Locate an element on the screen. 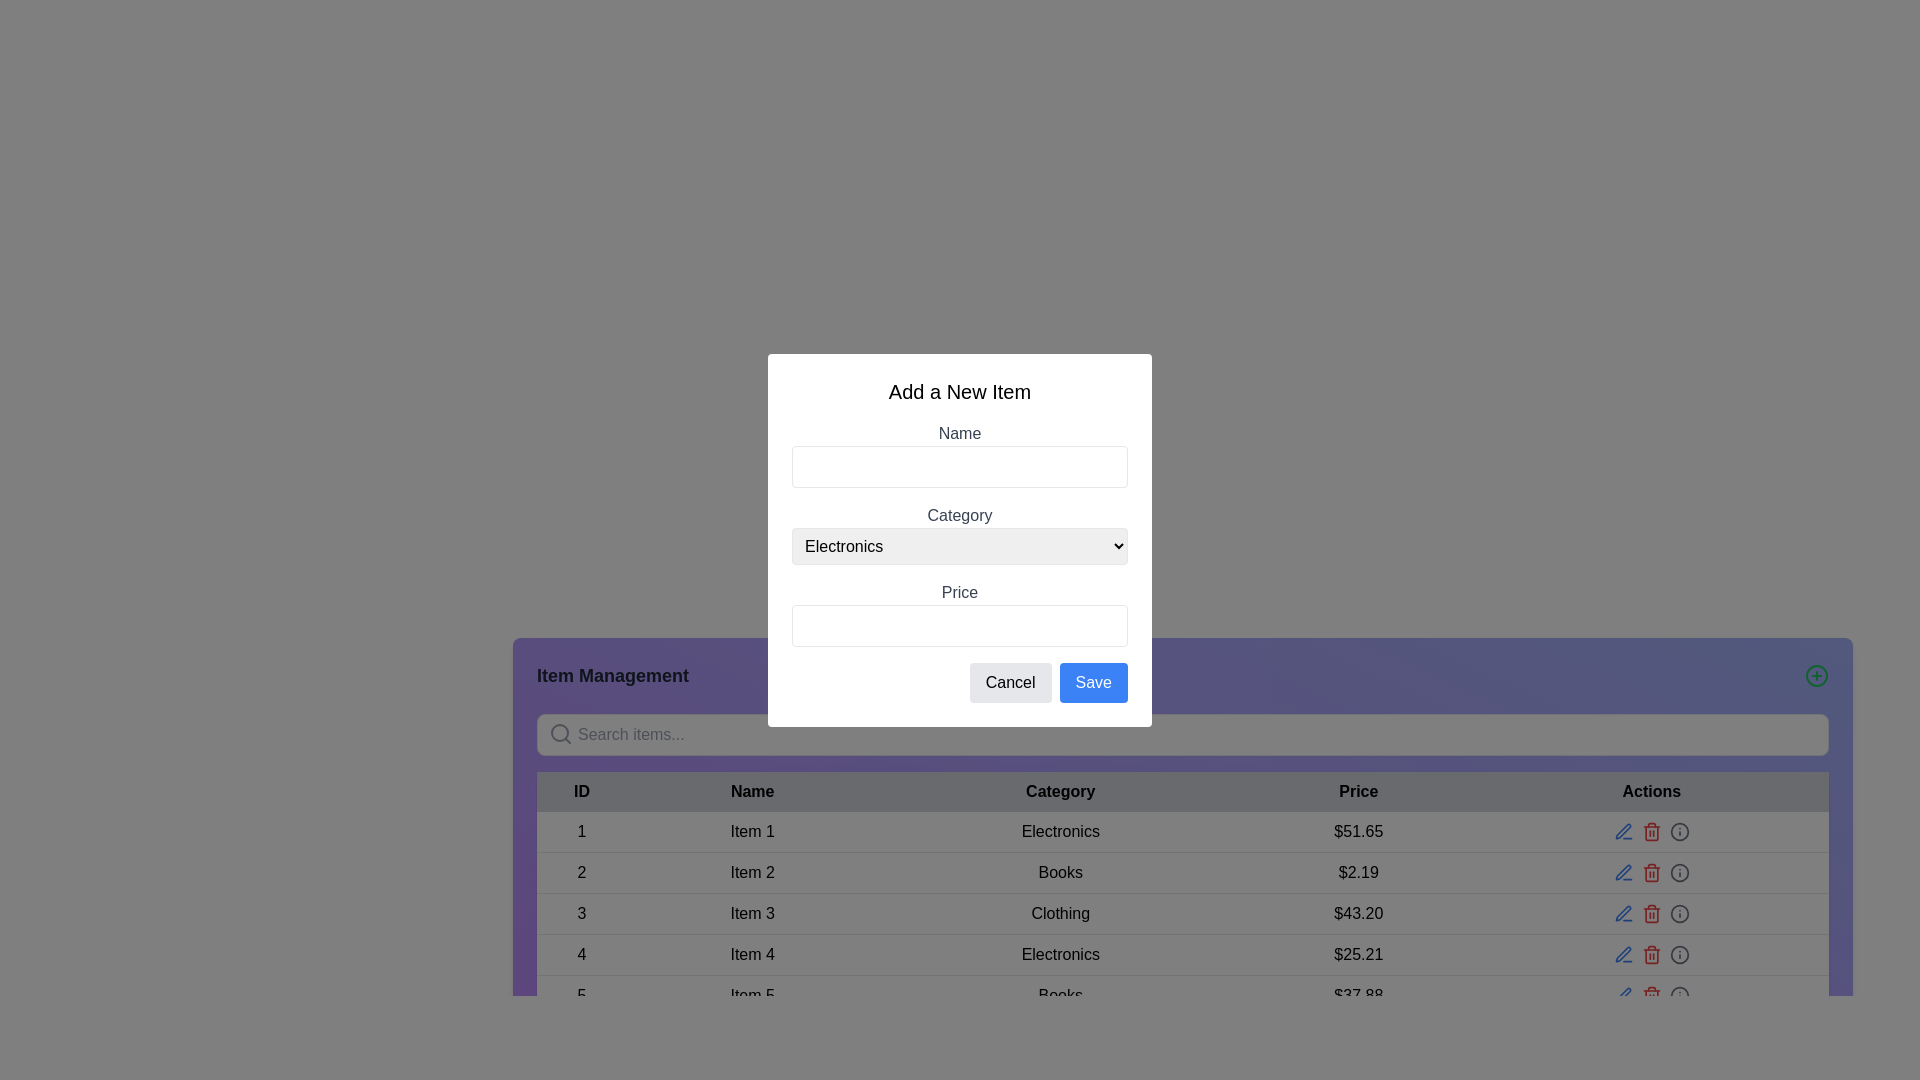  the red trash can icon in the last row of the table under the 'Actions' column is located at coordinates (1651, 995).